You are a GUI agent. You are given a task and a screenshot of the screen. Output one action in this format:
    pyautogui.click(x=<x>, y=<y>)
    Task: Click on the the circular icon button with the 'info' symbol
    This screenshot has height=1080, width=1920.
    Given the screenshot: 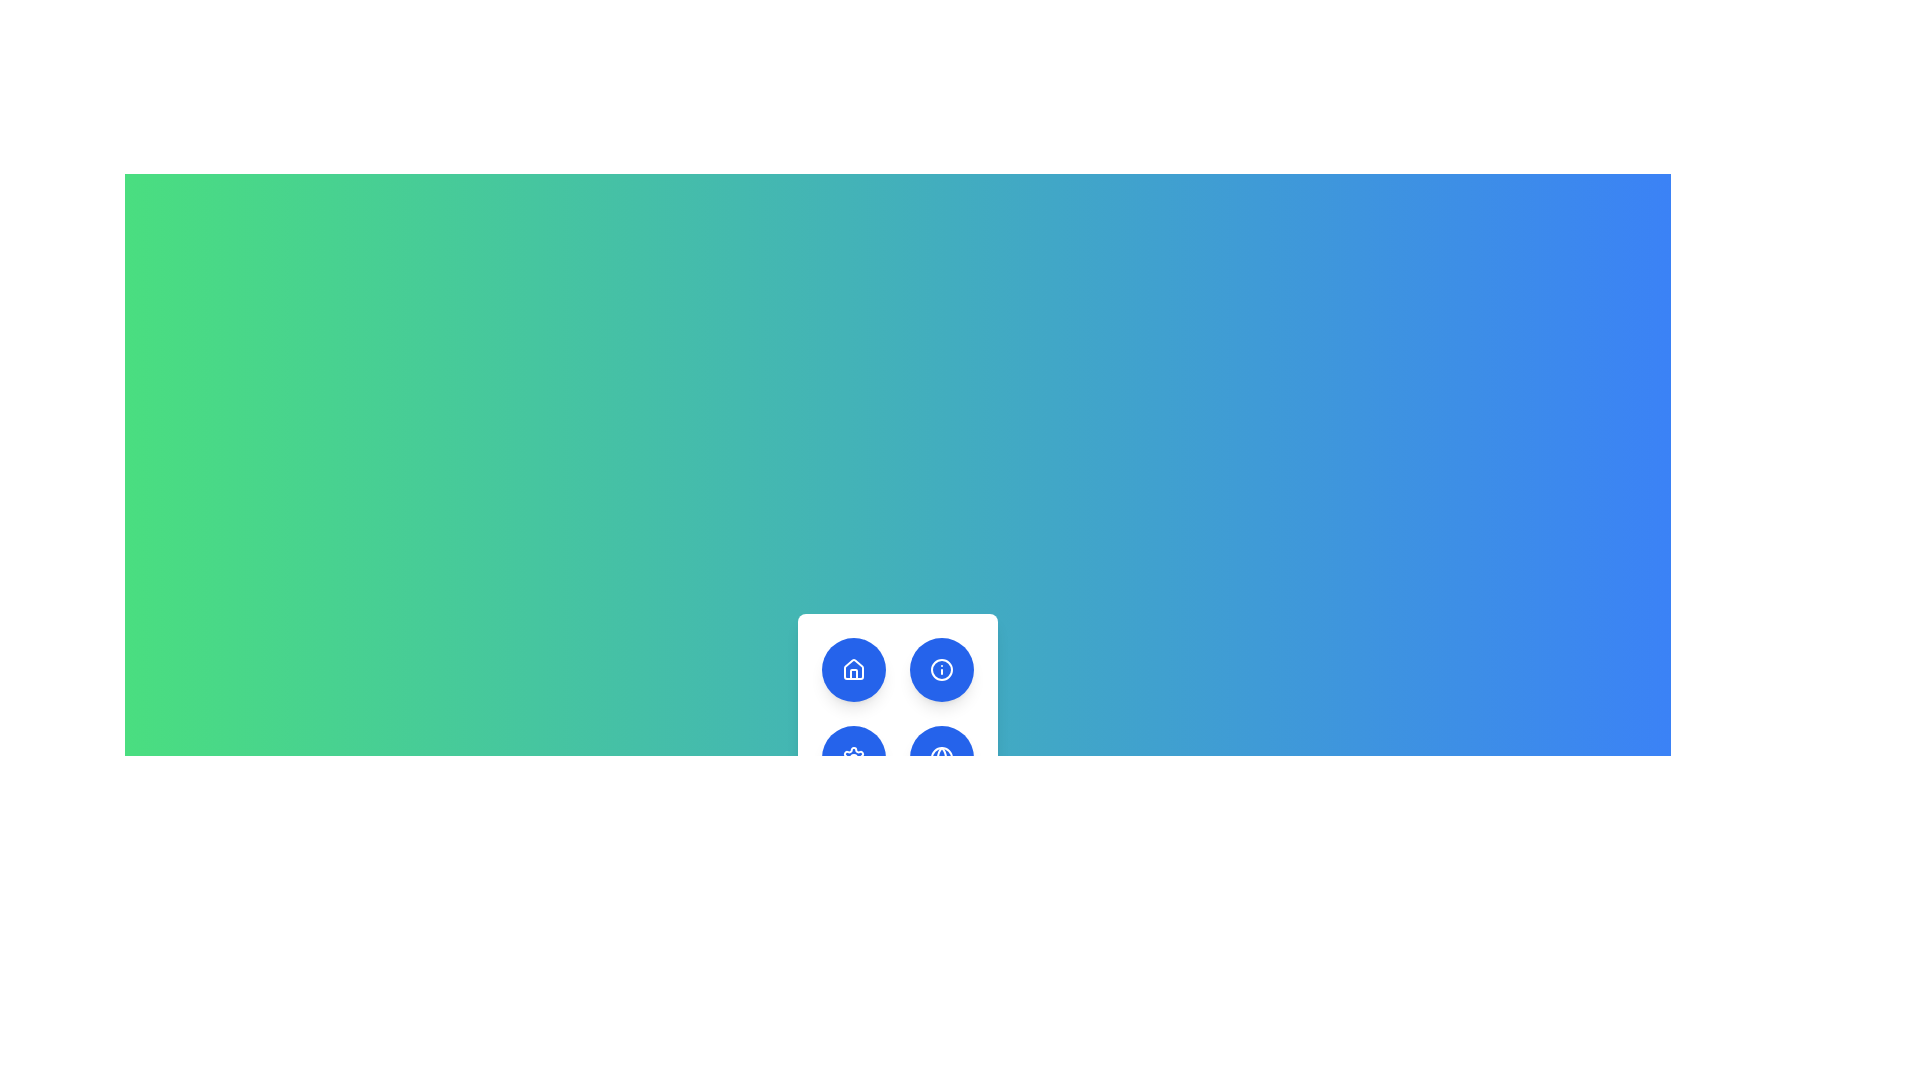 What is the action you would take?
    pyautogui.click(x=940, y=670)
    